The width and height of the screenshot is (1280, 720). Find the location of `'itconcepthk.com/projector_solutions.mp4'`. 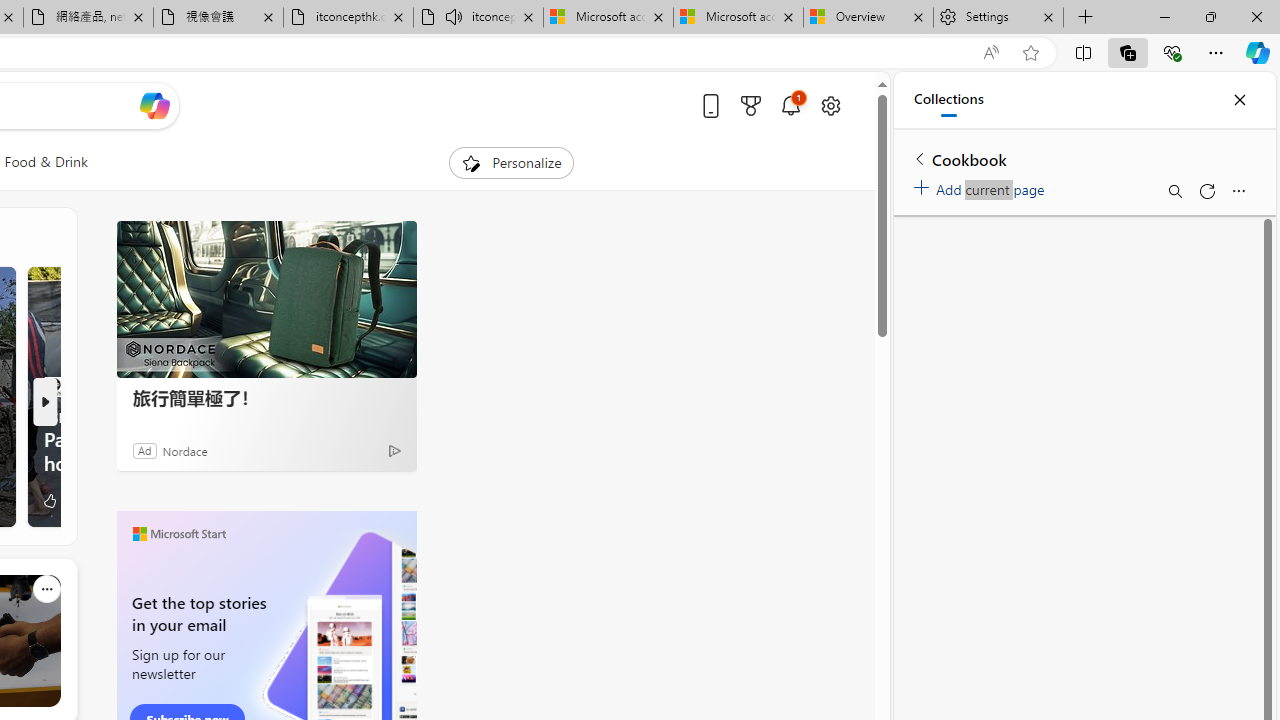

'itconcepthk.com/projector_solutions.mp4' is located at coordinates (348, 17).